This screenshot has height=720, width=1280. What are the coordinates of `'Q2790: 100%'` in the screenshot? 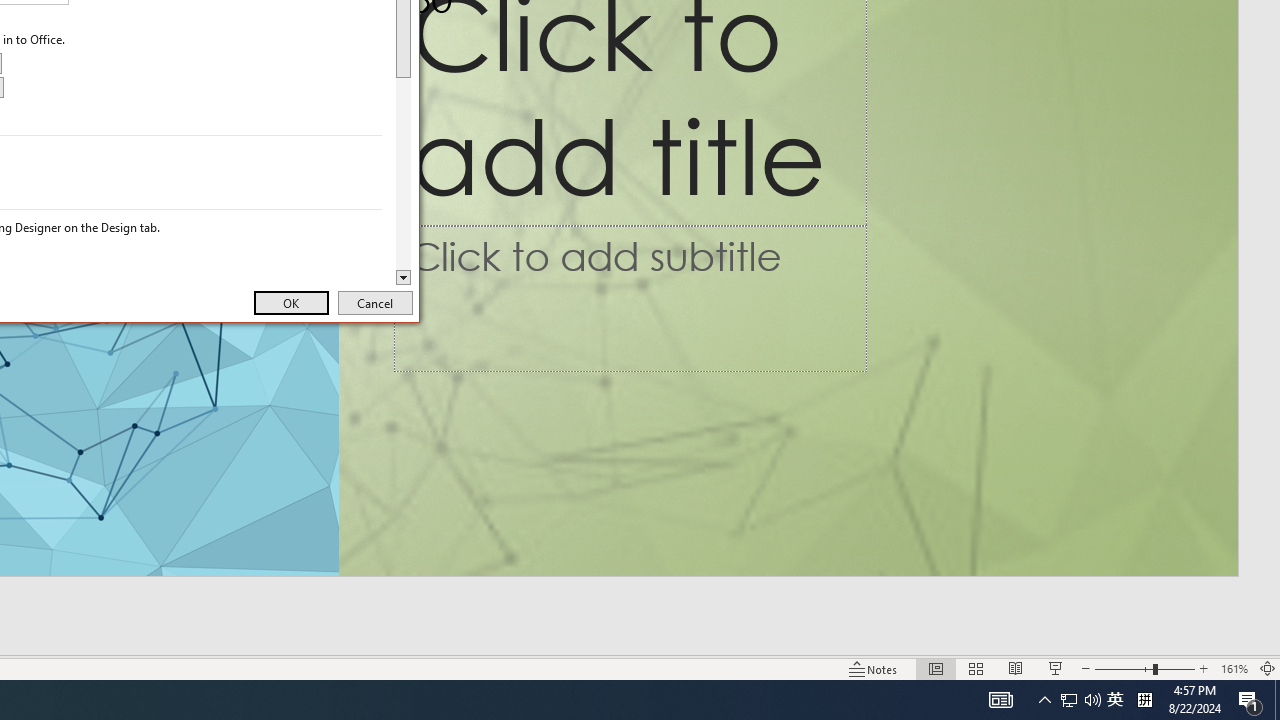 It's located at (1114, 698).